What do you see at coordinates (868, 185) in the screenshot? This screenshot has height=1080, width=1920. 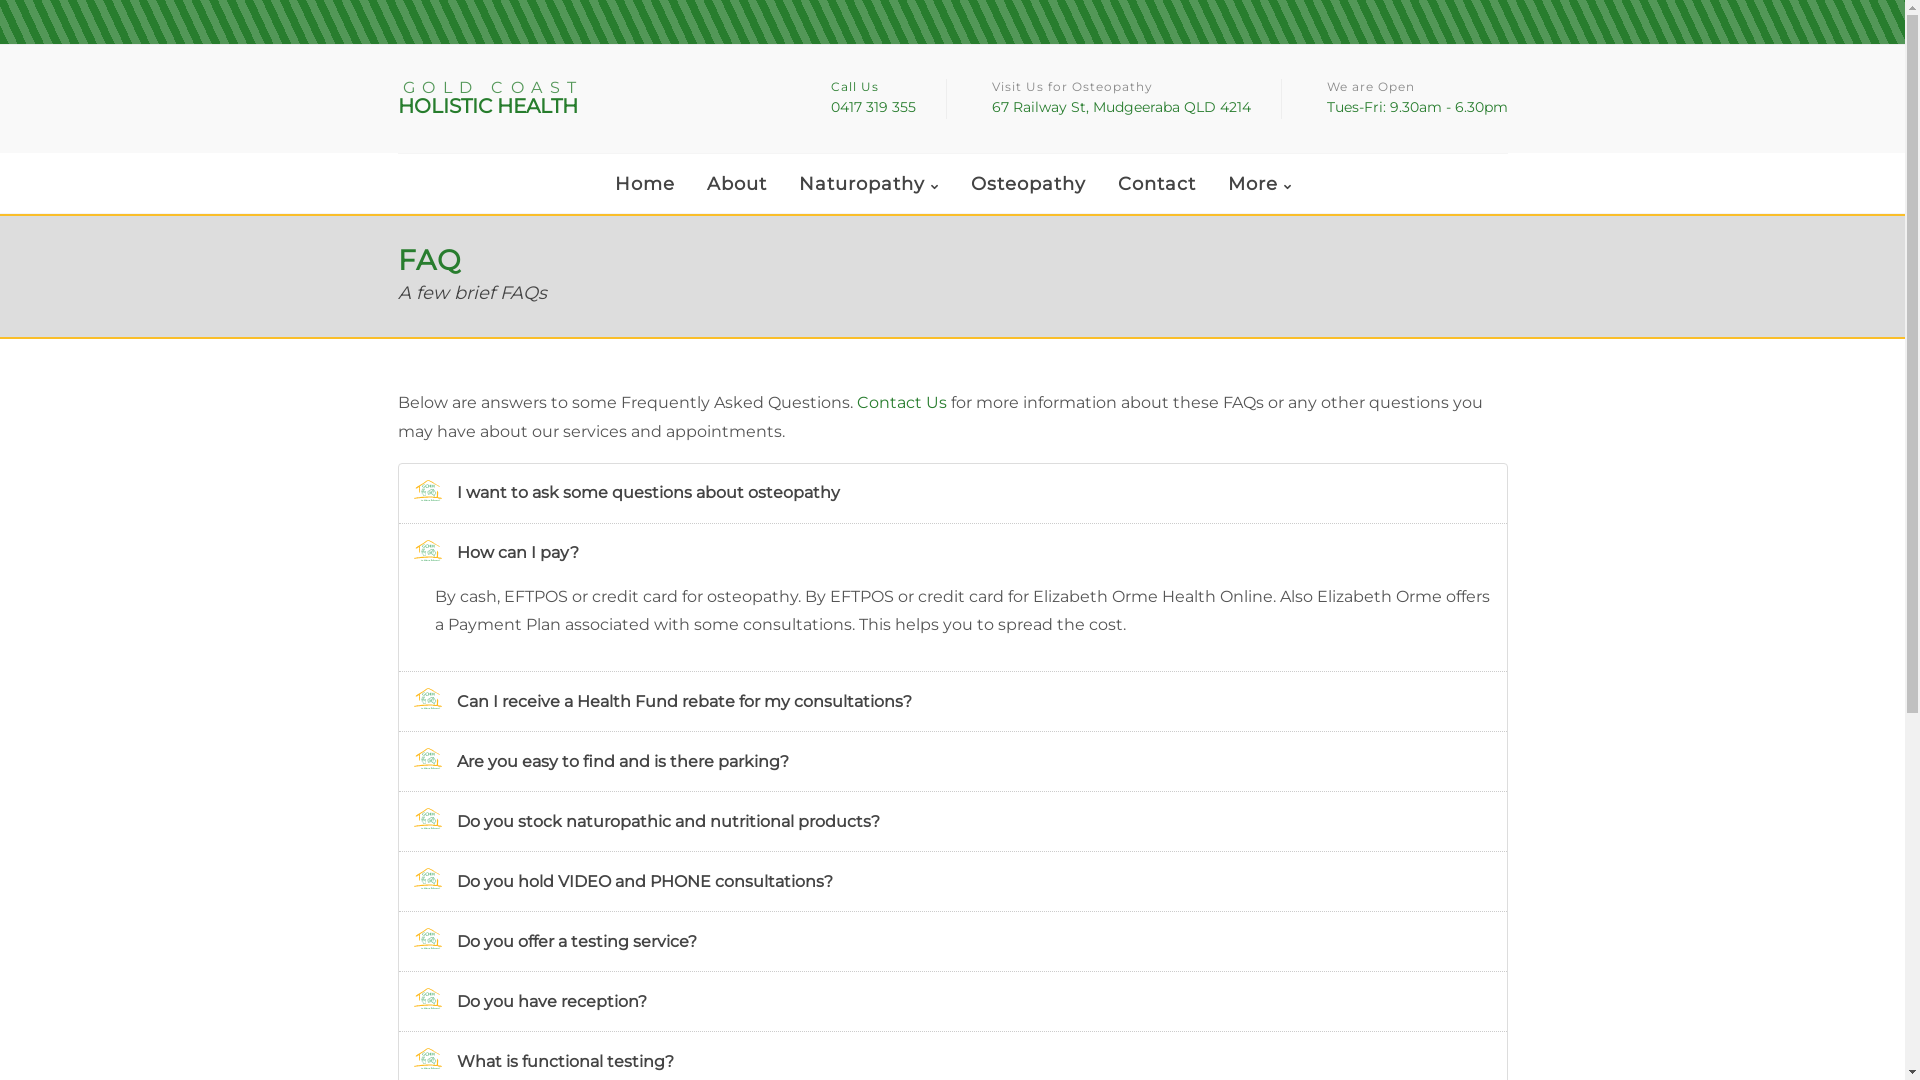 I see `'Naturopathy'` at bounding box center [868, 185].